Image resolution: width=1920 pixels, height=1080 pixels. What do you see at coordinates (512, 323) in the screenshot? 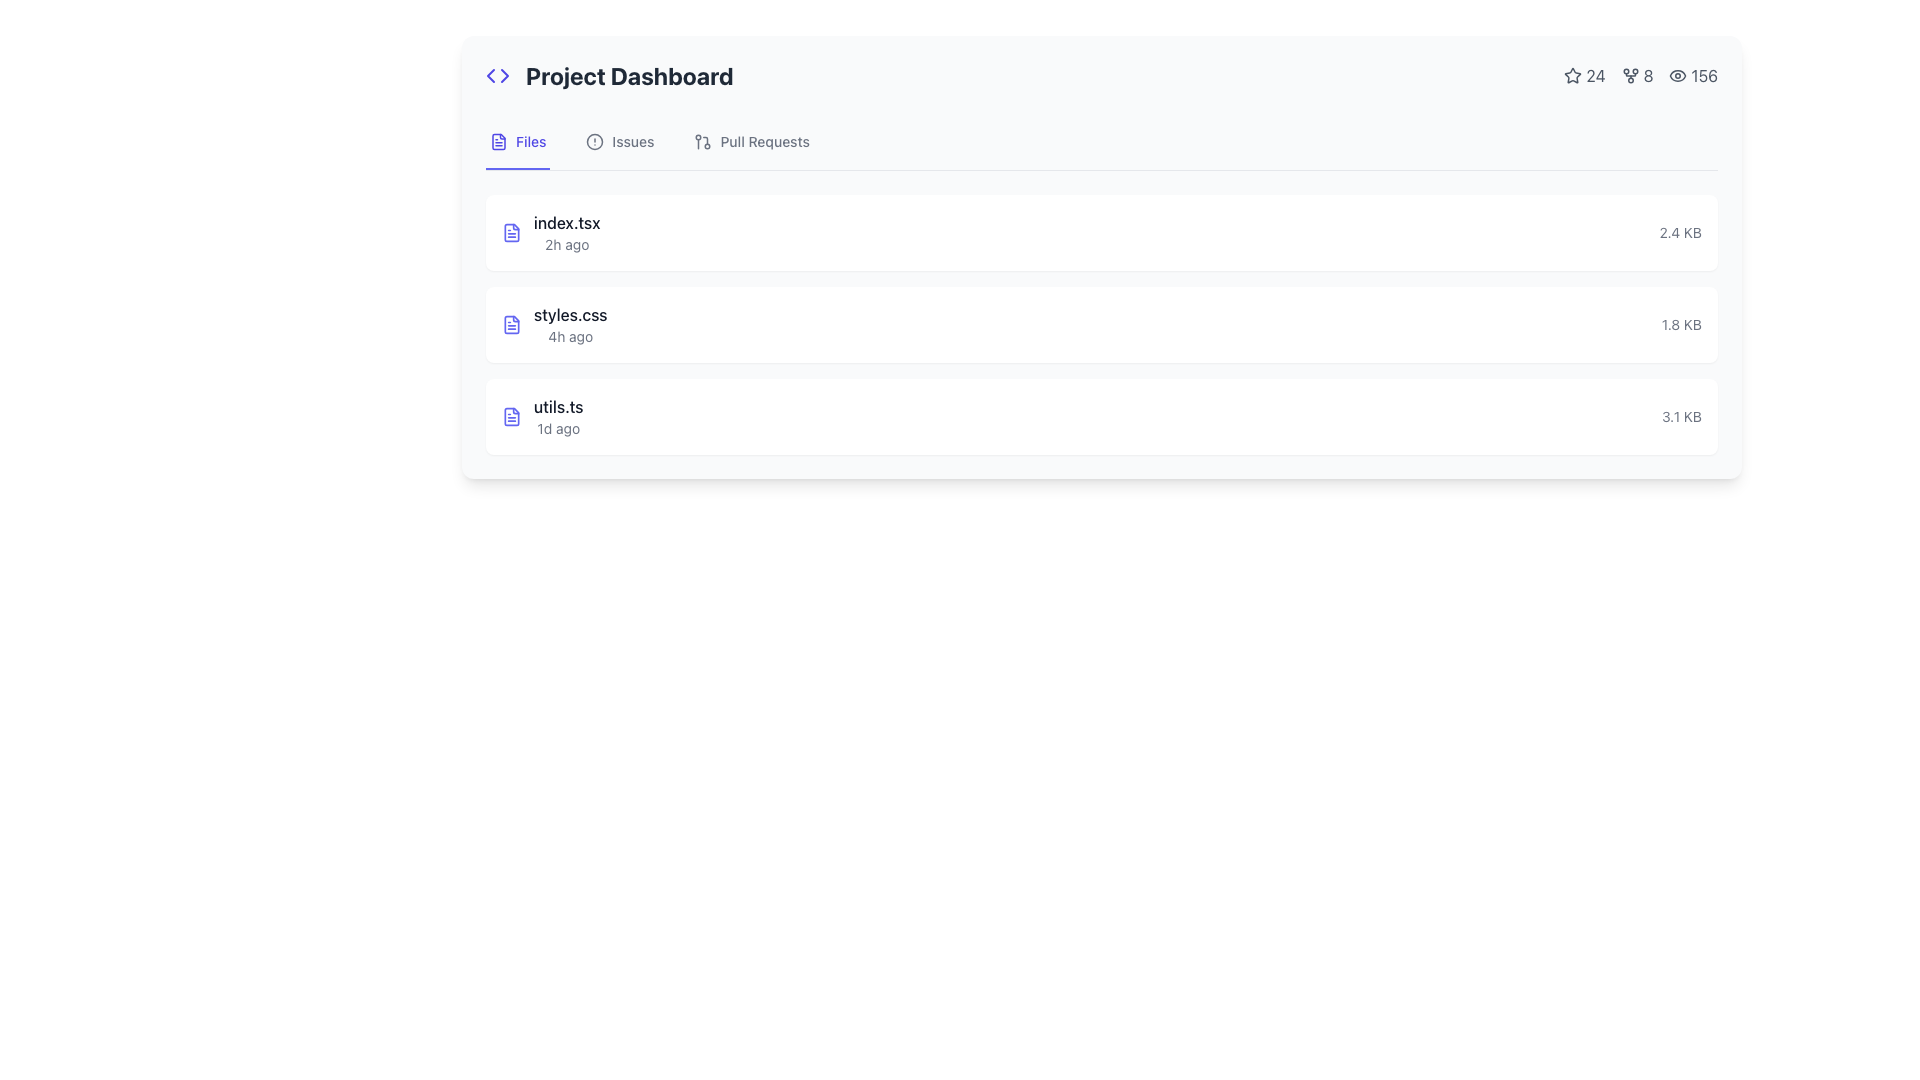
I see `the icon representing the file 'styles.css' located in the second row of the file listing section` at bounding box center [512, 323].